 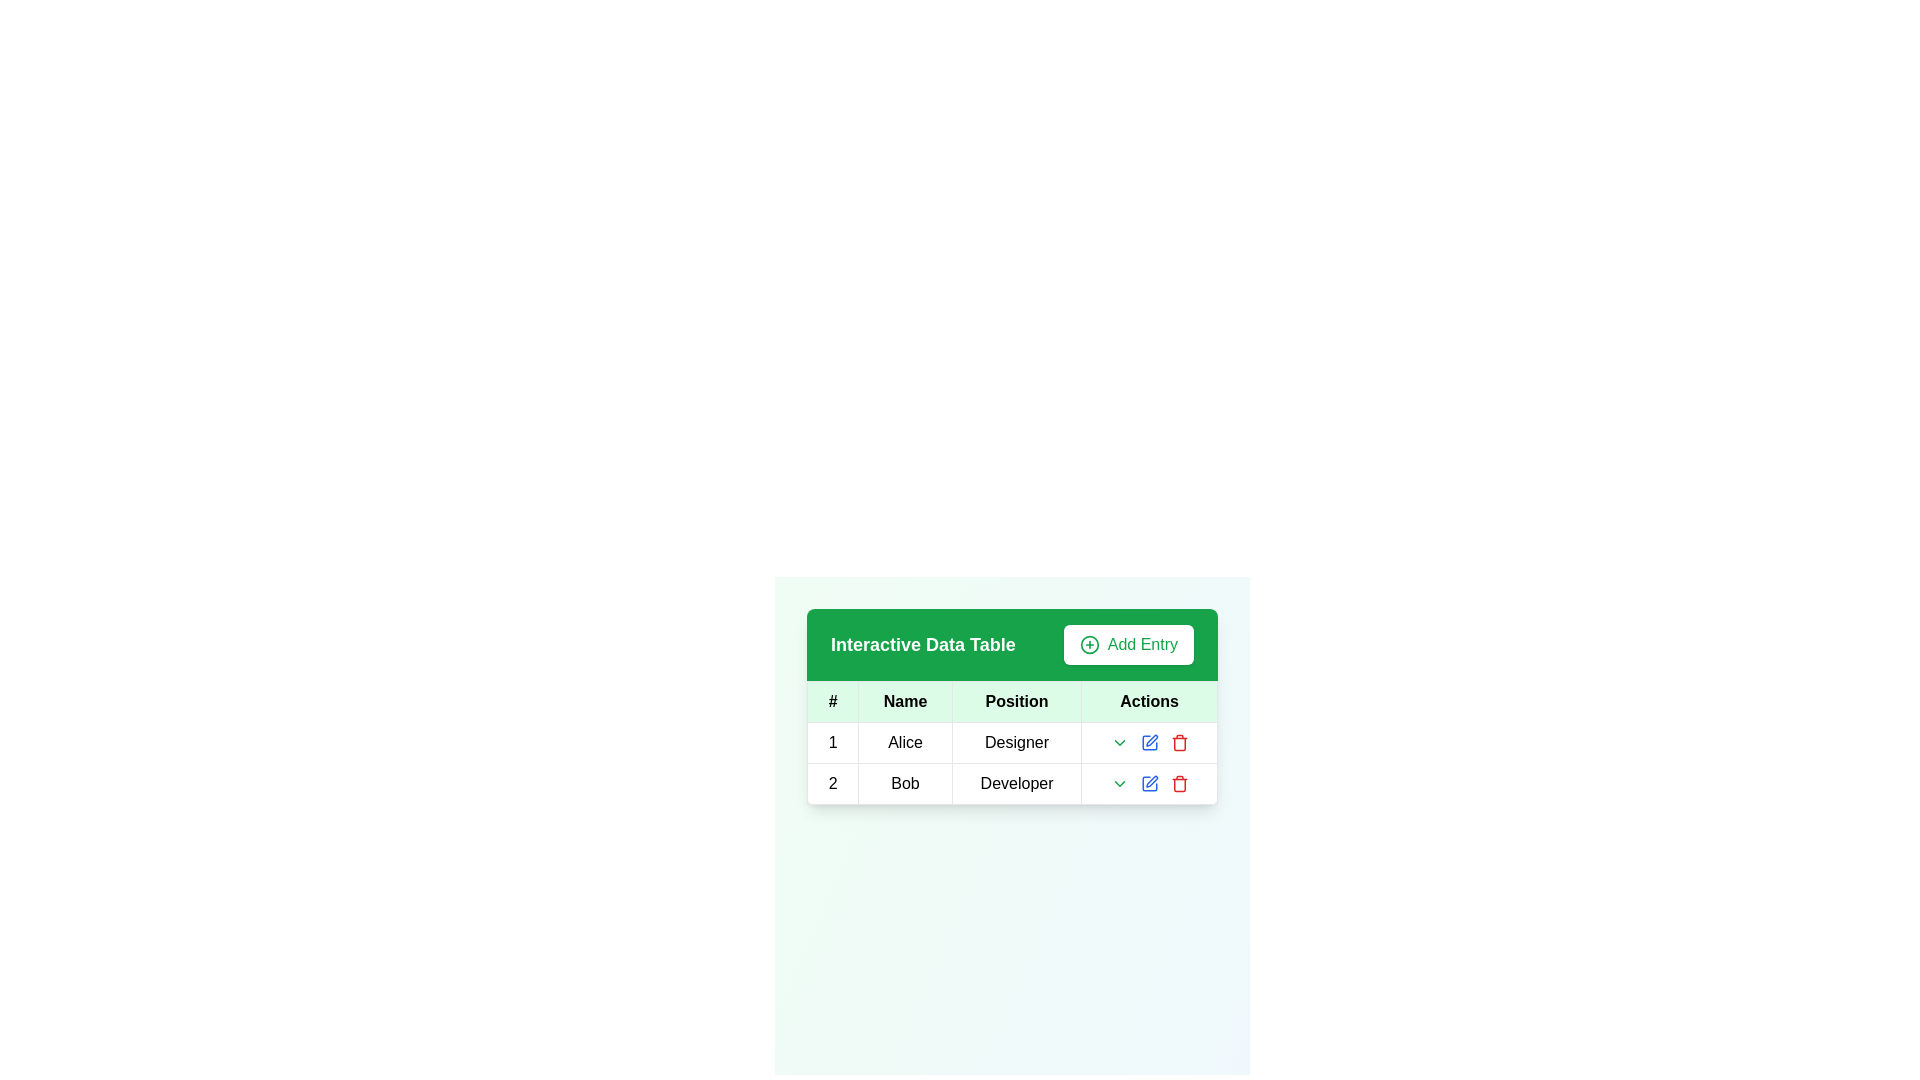 What do you see at coordinates (1128, 644) in the screenshot?
I see `the button located in the top-right corner of the green header bar of the data table` at bounding box center [1128, 644].